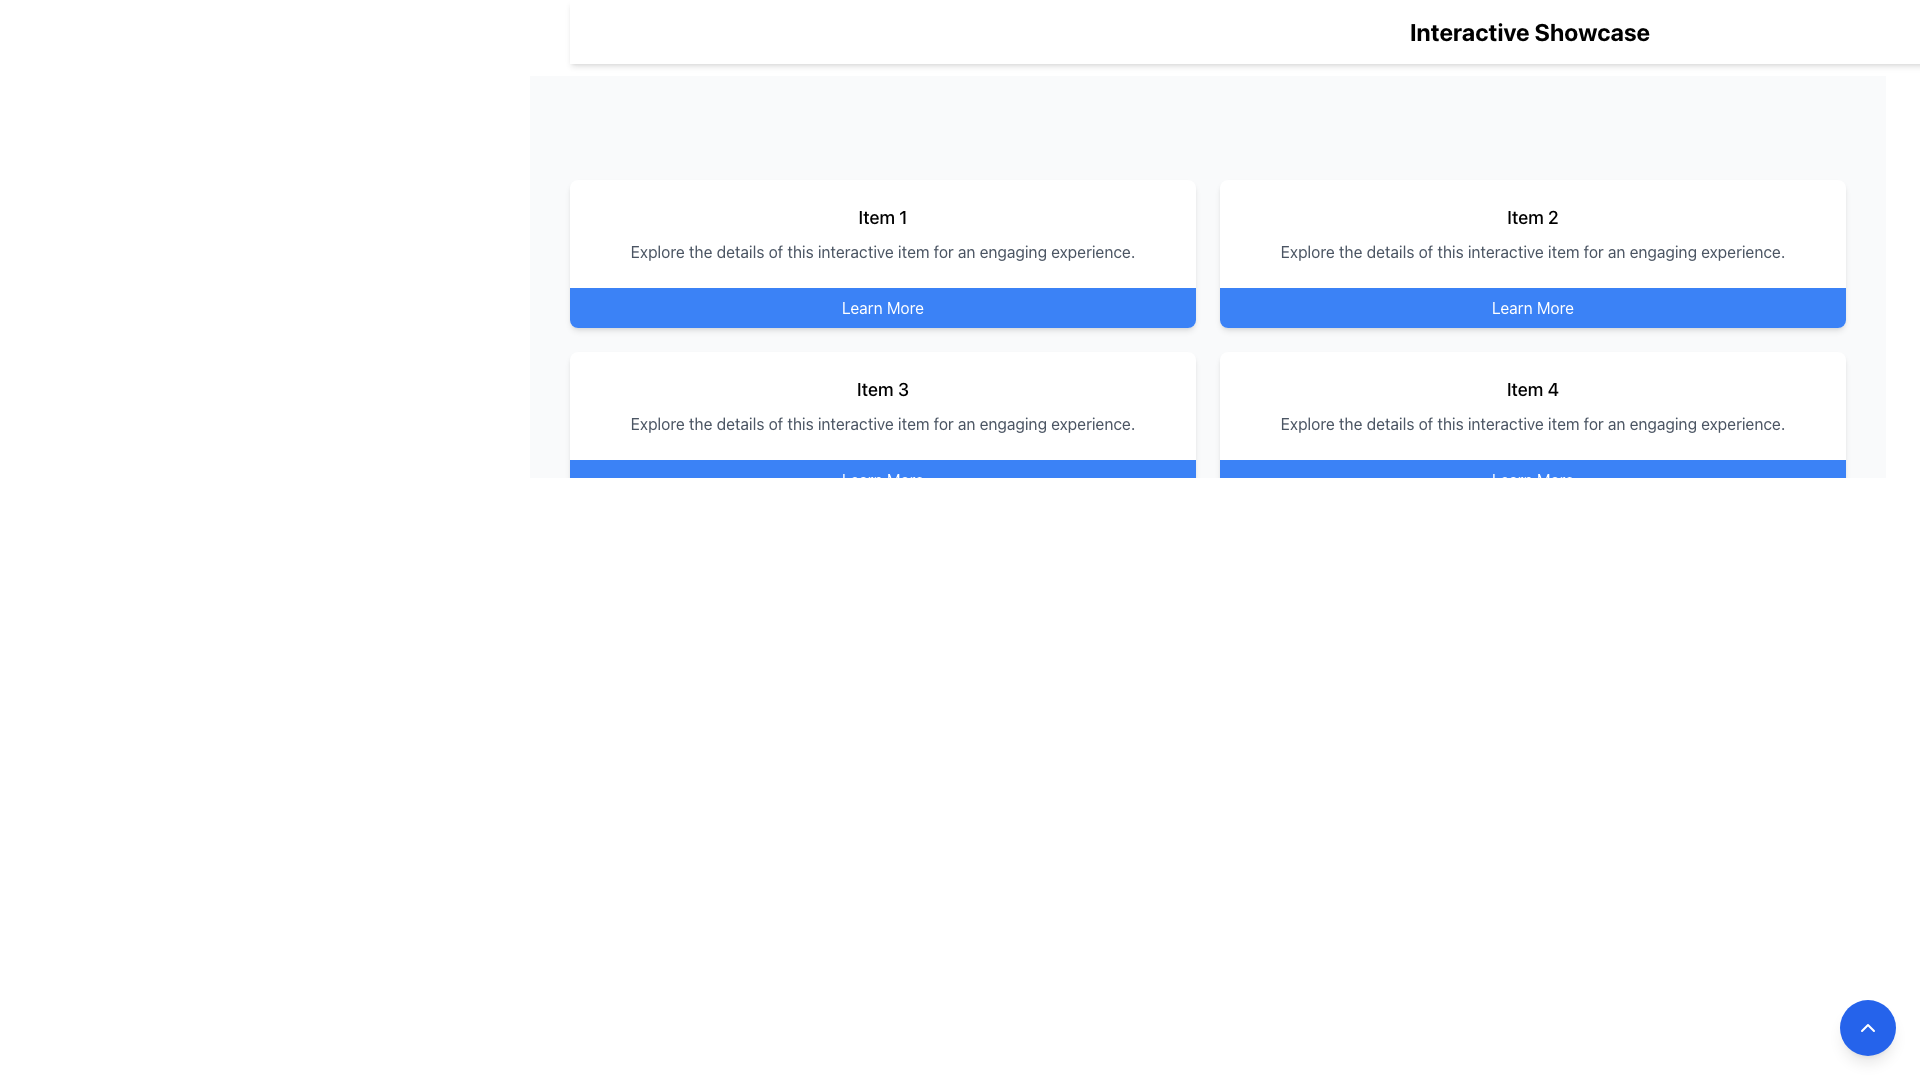  What do you see at coordinates (882, 218) in the screenshot?
I see `information displayed in the header text labeled 'Item 1' which is bold and larger, located at the top of the first card in a two-row grid layout` at bounding box center [882, 218].